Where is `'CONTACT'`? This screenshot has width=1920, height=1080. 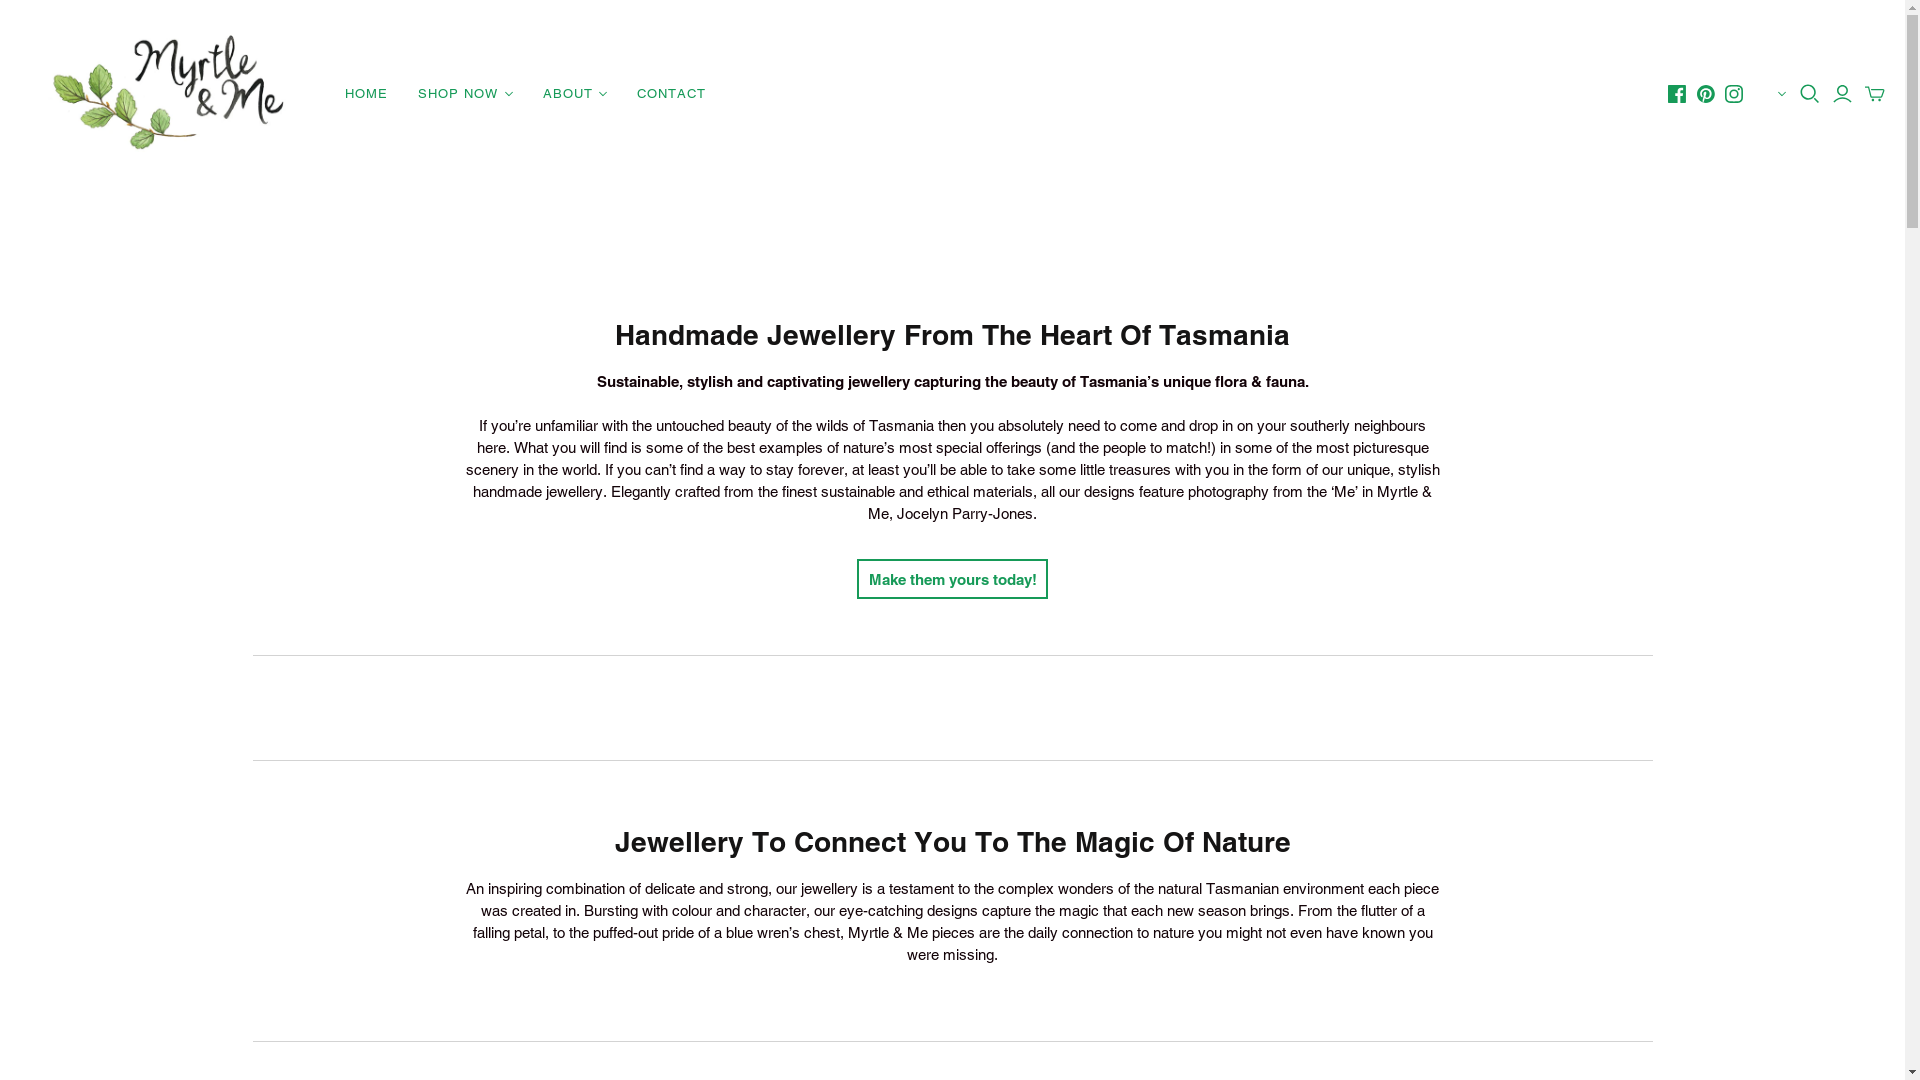 'CONTACT' is located at coordinates (671, 93).